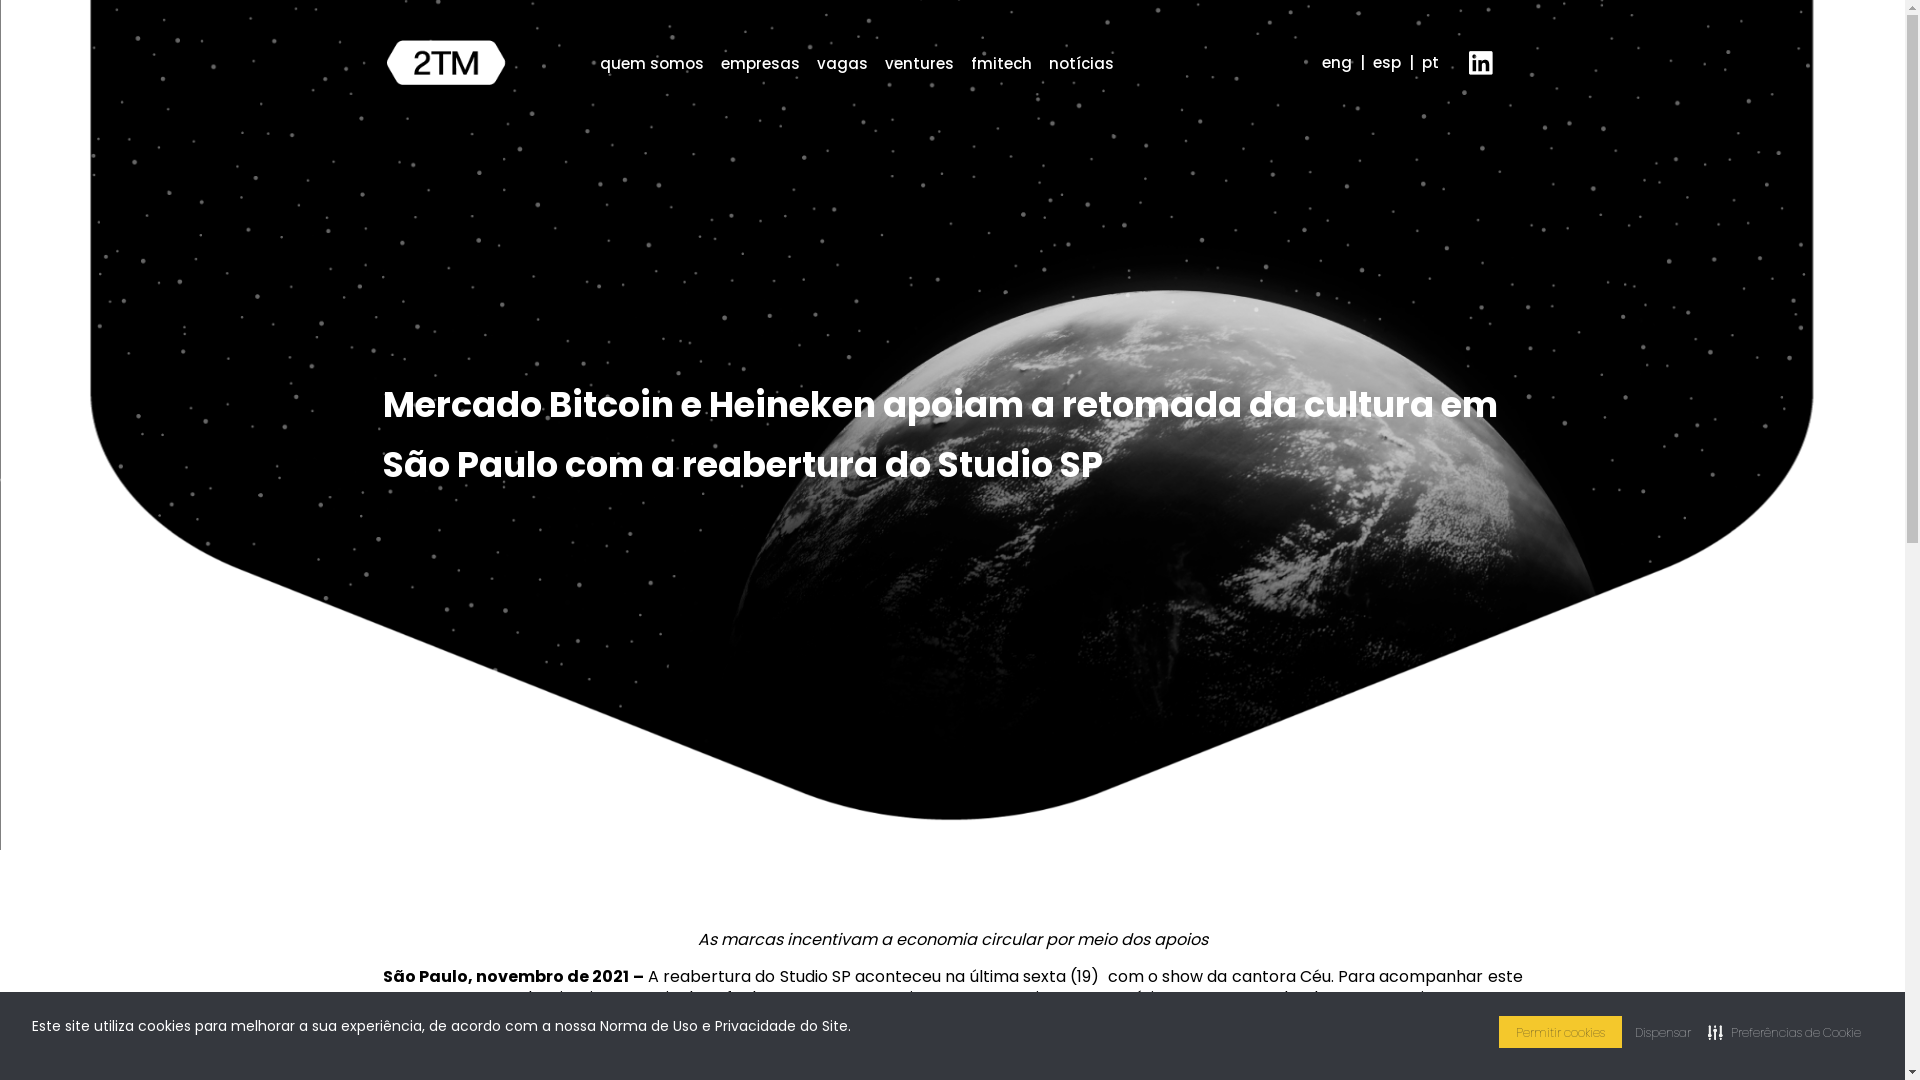 The image size is (1920, 1080). I want to click on 'esp', so click(1385, 61).